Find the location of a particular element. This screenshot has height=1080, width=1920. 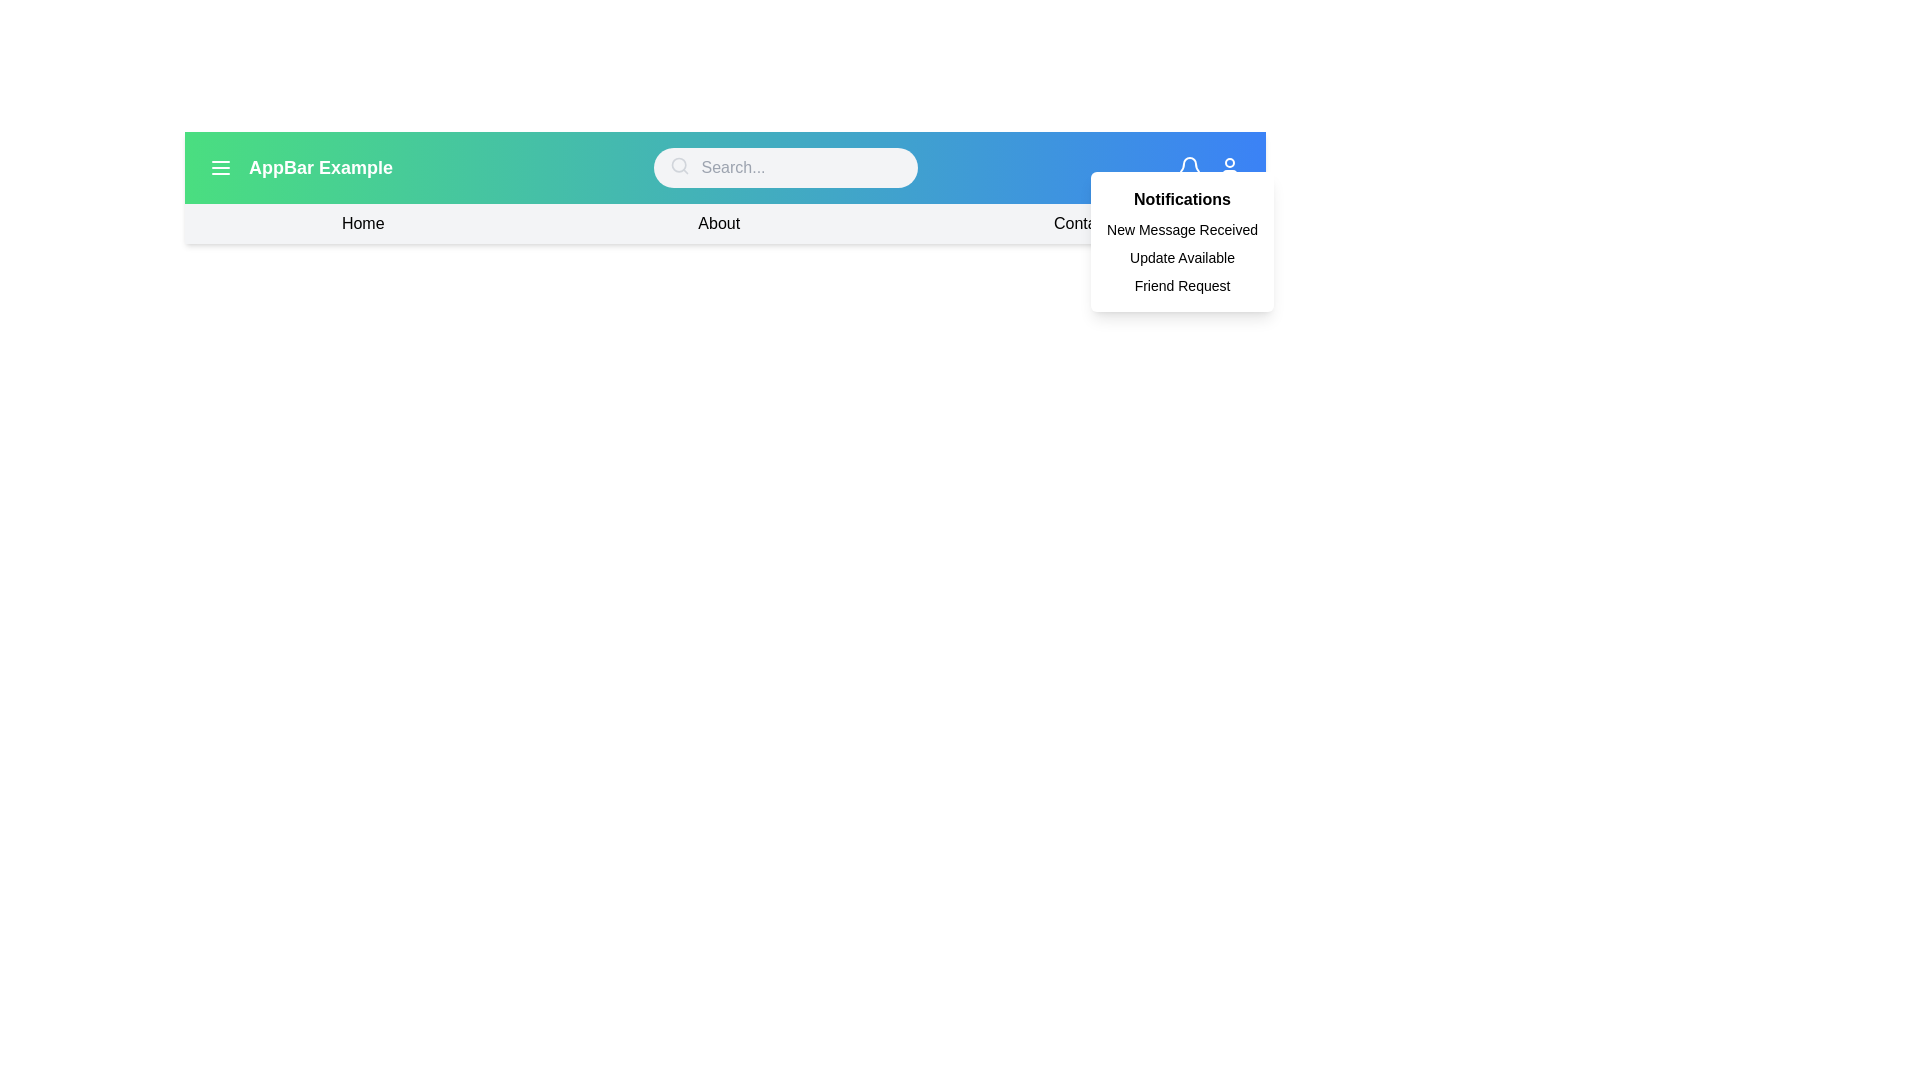

the user icon to view the user profile is located at coordinates (1228, 167).